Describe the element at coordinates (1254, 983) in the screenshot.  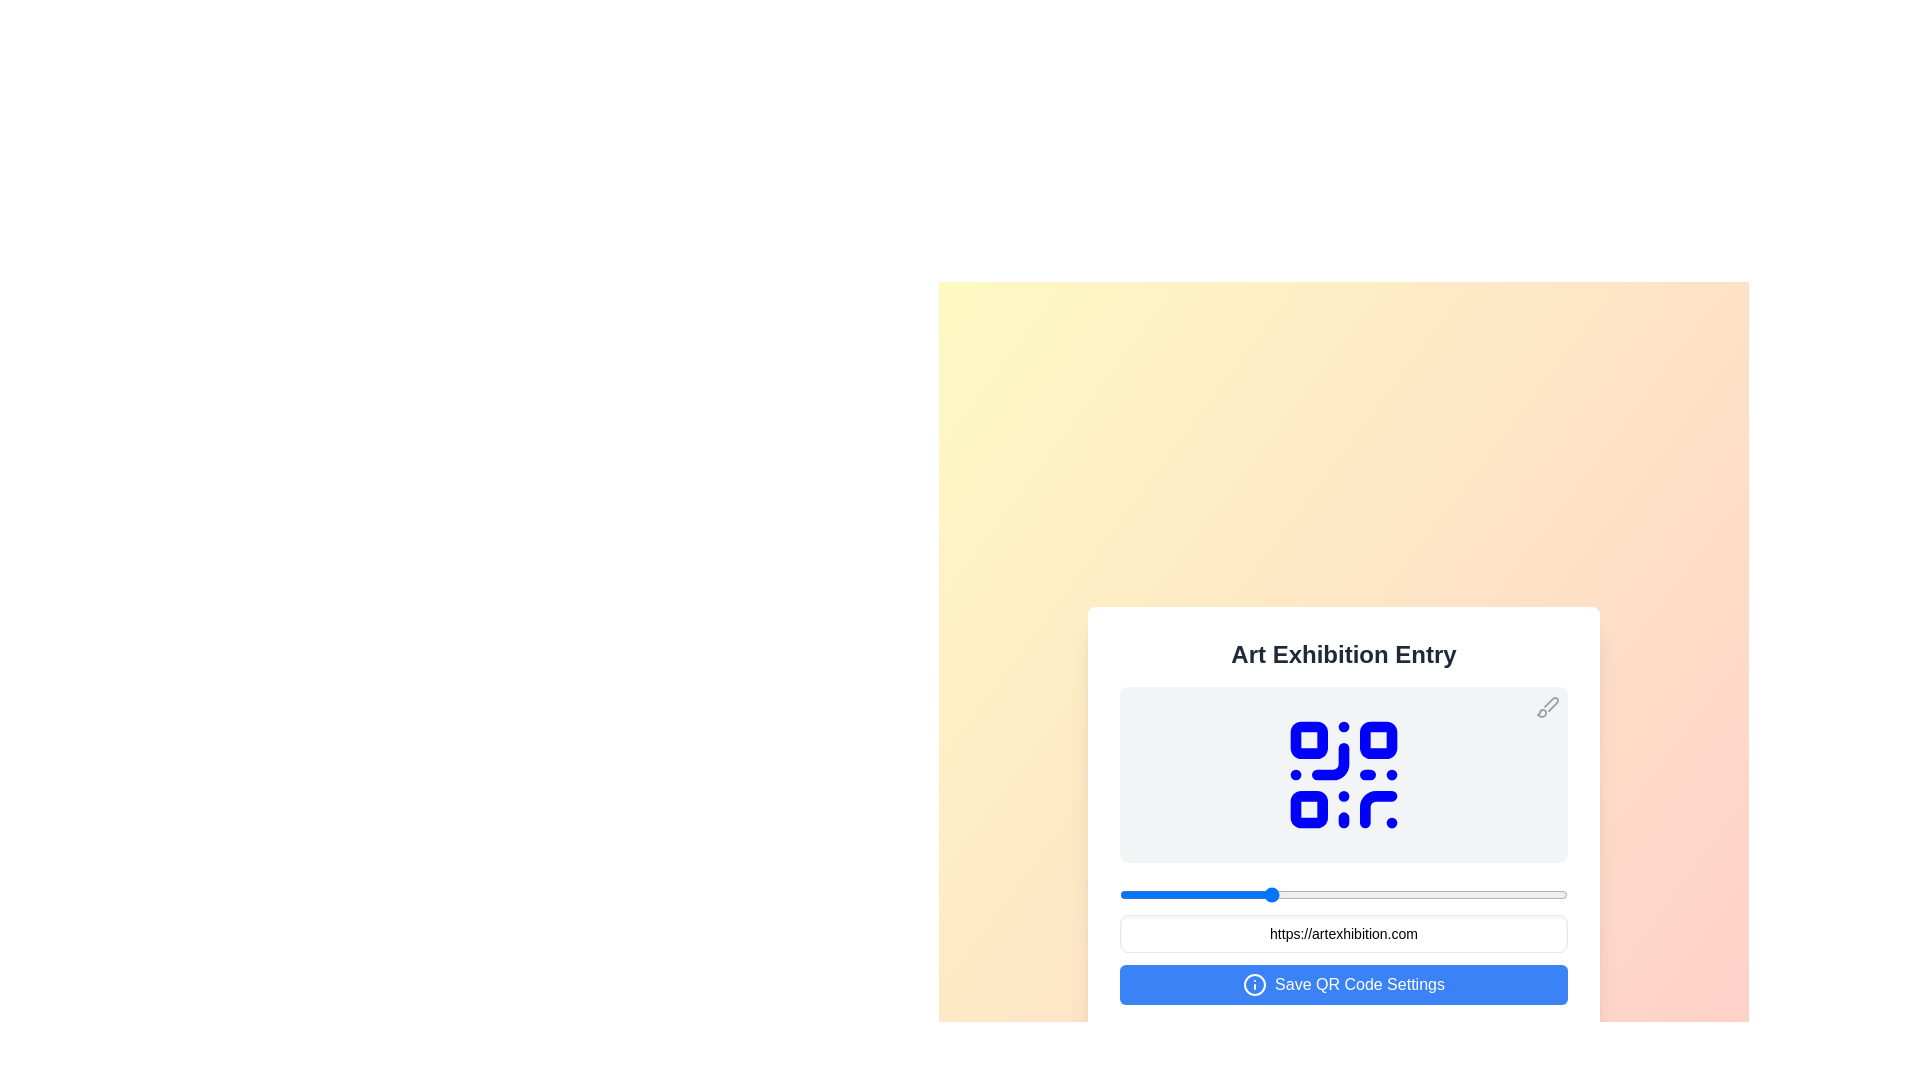
I see `the decorative circular icon located within the button near the bottom-left side of the rectangular panel` at that location.